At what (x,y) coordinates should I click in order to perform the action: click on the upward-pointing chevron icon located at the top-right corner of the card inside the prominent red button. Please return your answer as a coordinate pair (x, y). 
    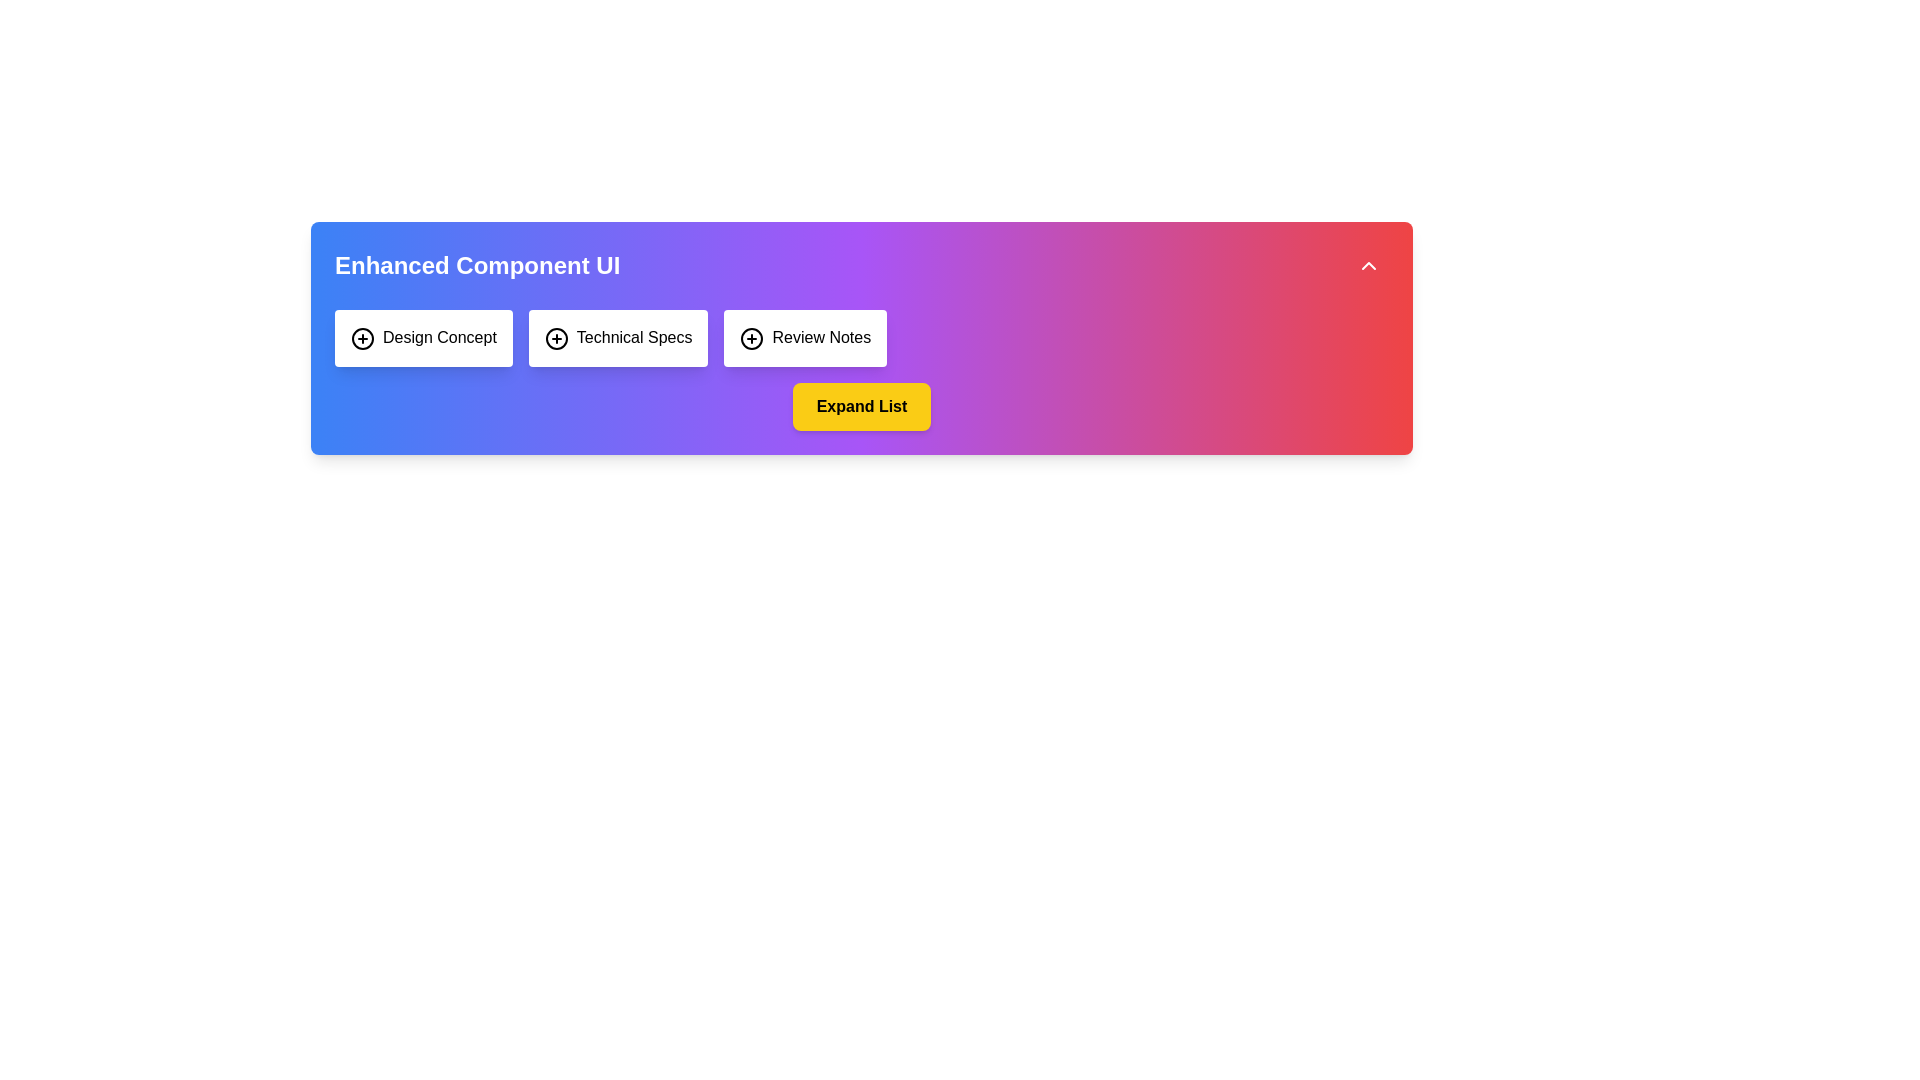
    Looking at the image, I should click on (1367, 265).